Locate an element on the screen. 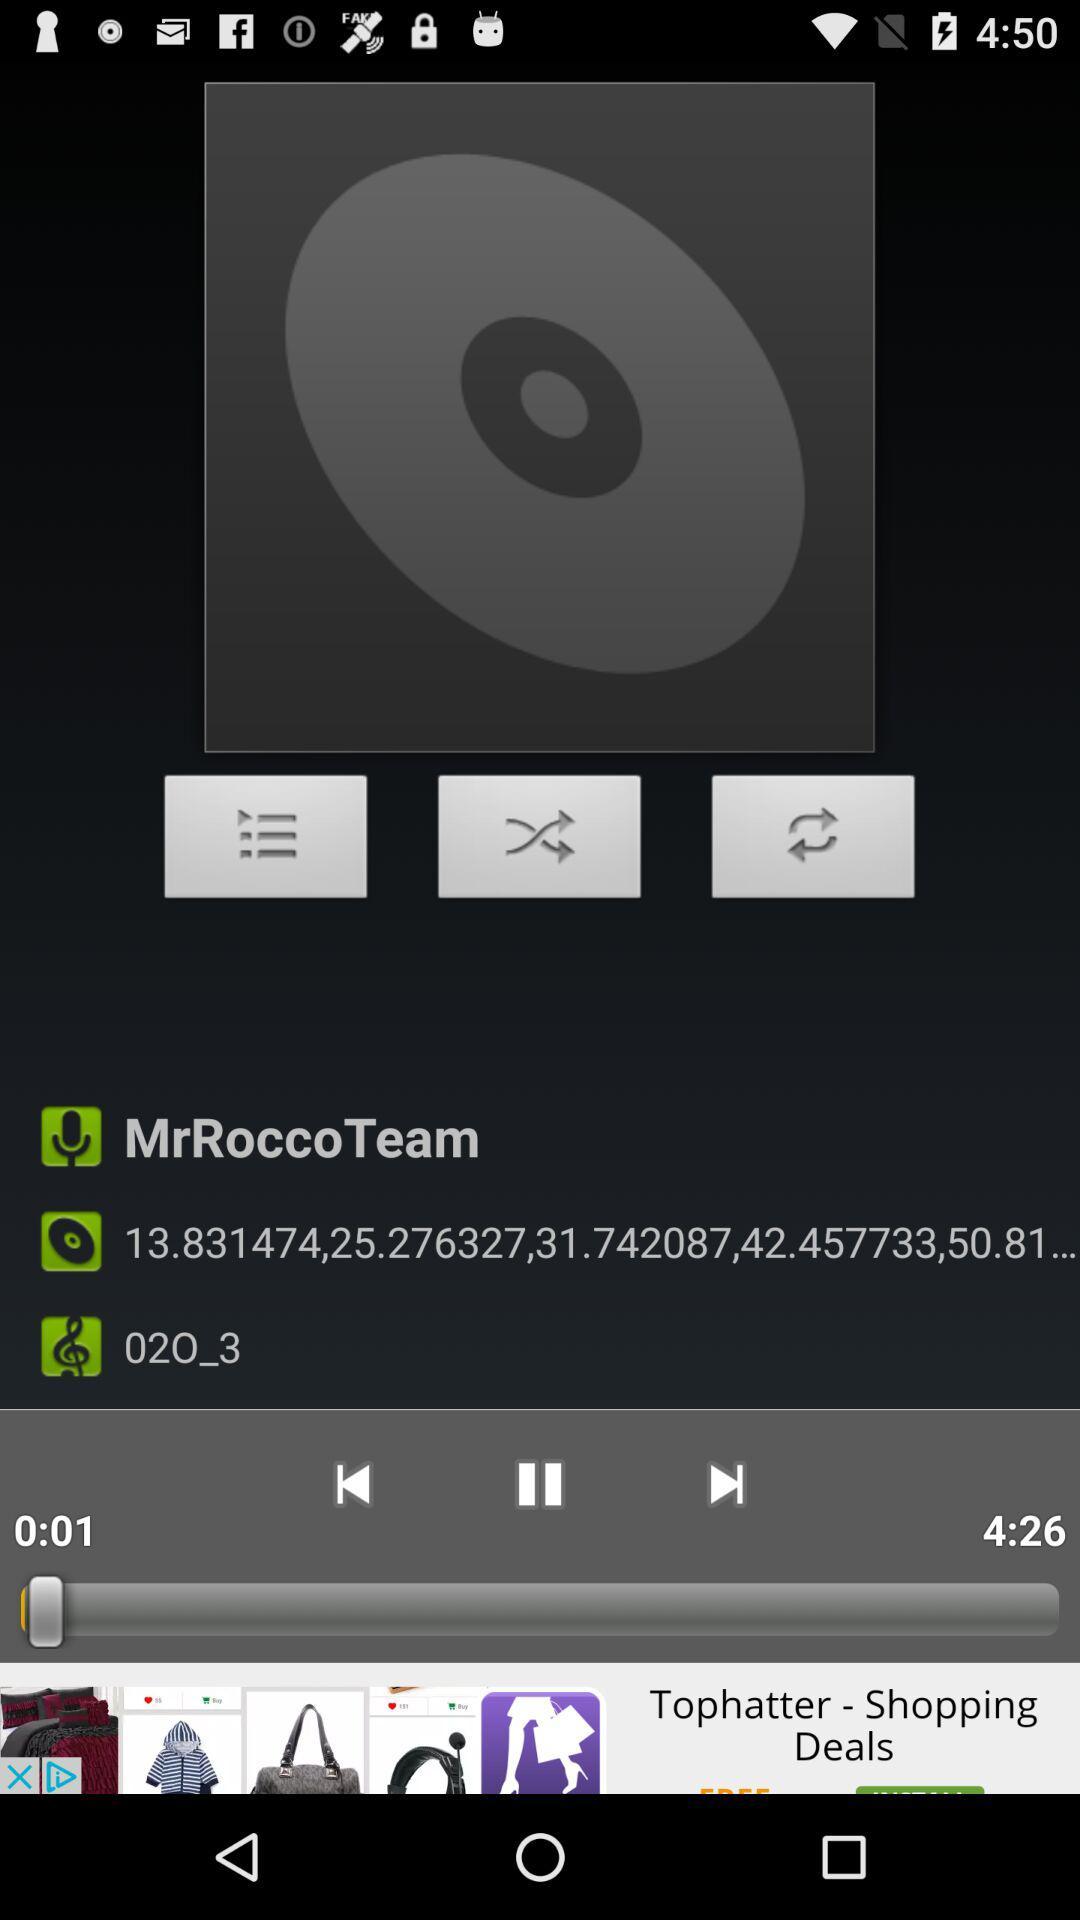  the skip_next icon is located at coordinates (726, 1587).